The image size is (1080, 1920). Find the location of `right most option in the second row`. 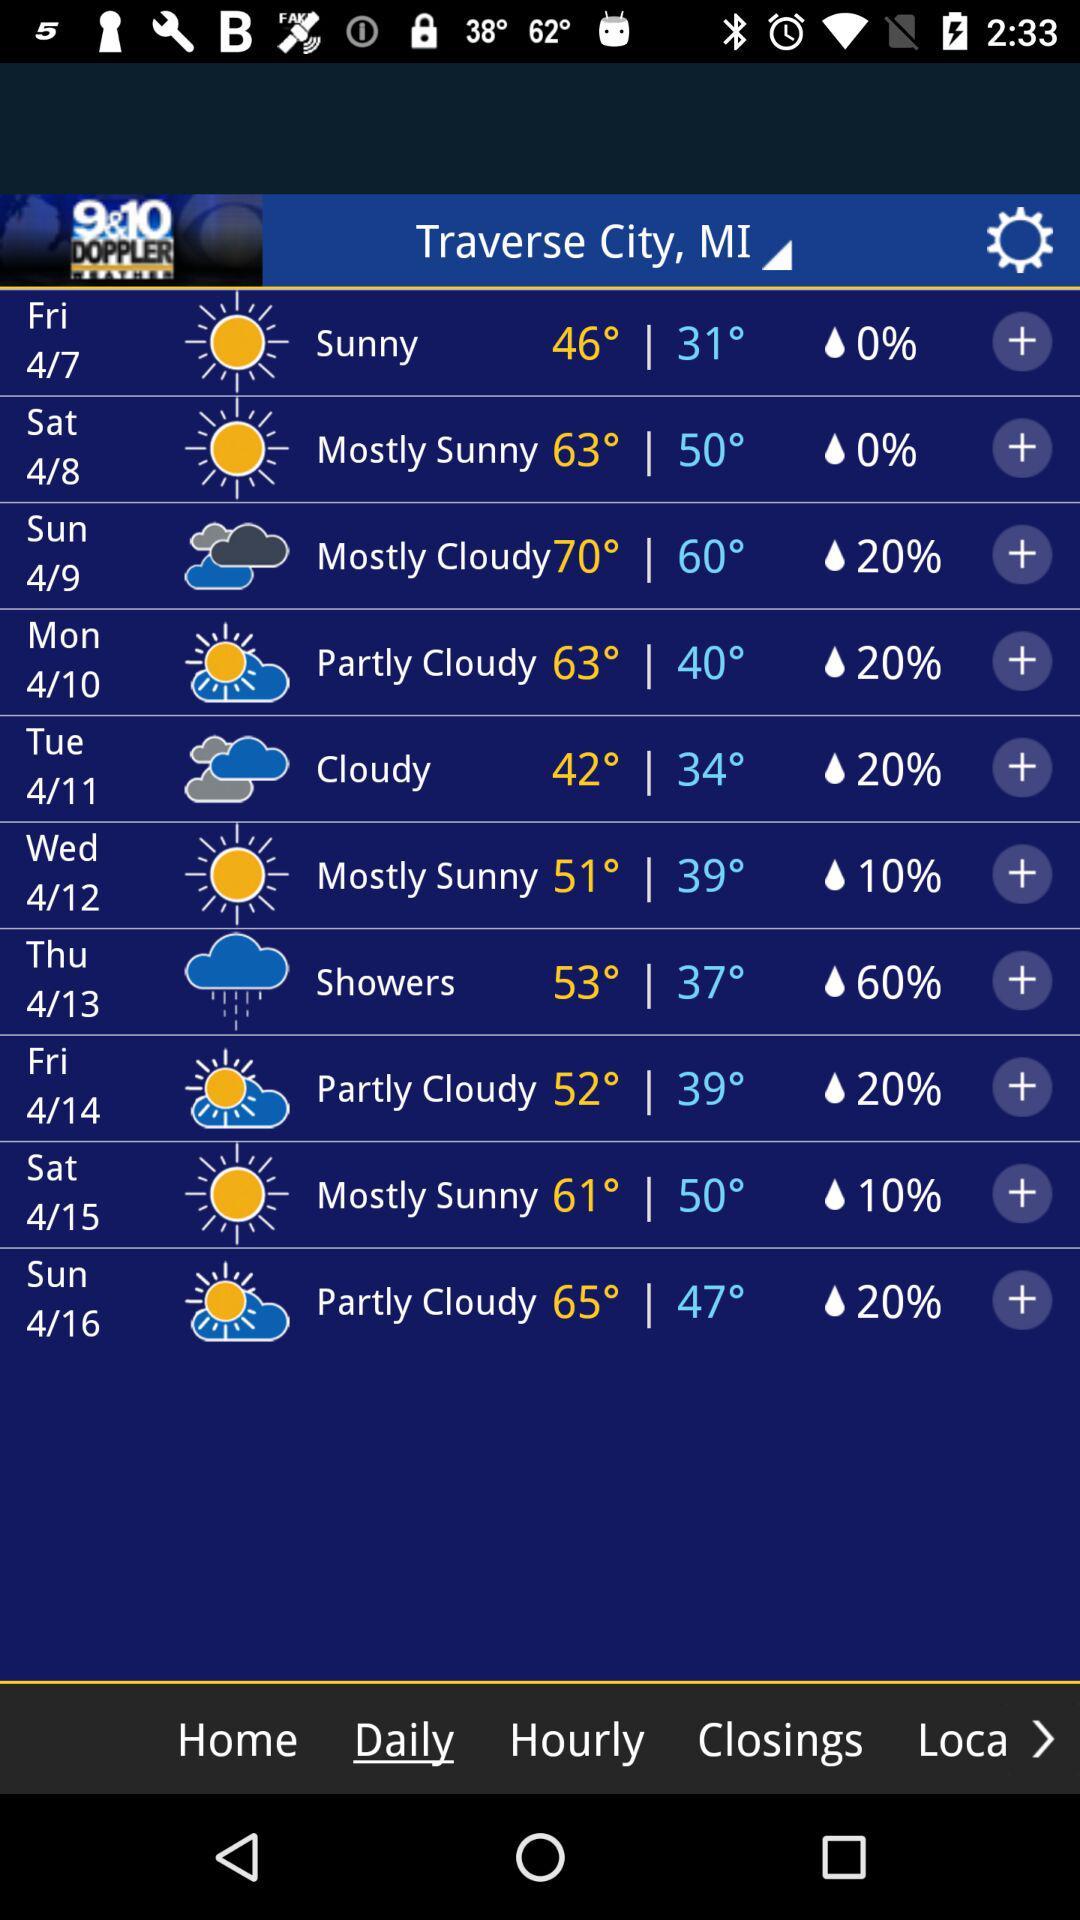

right most option in the second row is located at coordinates (1022, 337).